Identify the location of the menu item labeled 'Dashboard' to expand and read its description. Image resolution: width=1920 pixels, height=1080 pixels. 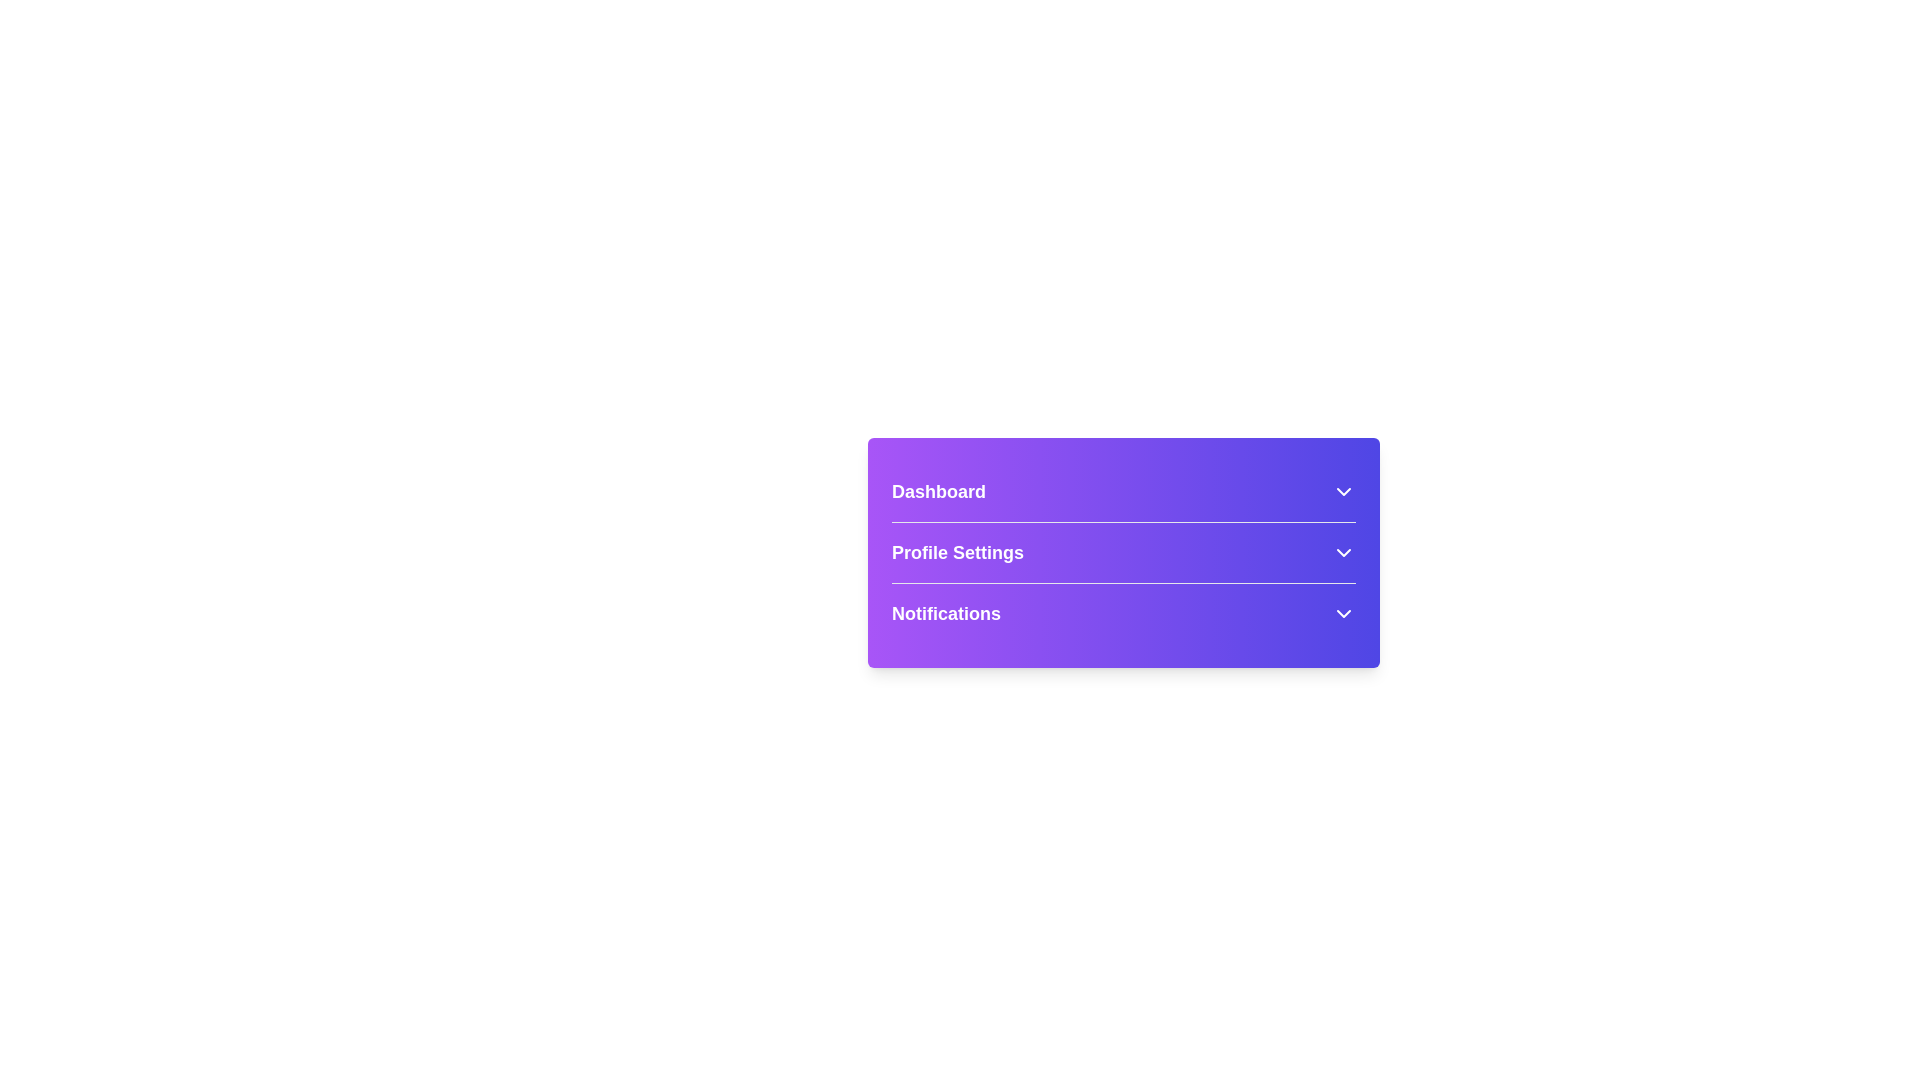
(1123, 492).